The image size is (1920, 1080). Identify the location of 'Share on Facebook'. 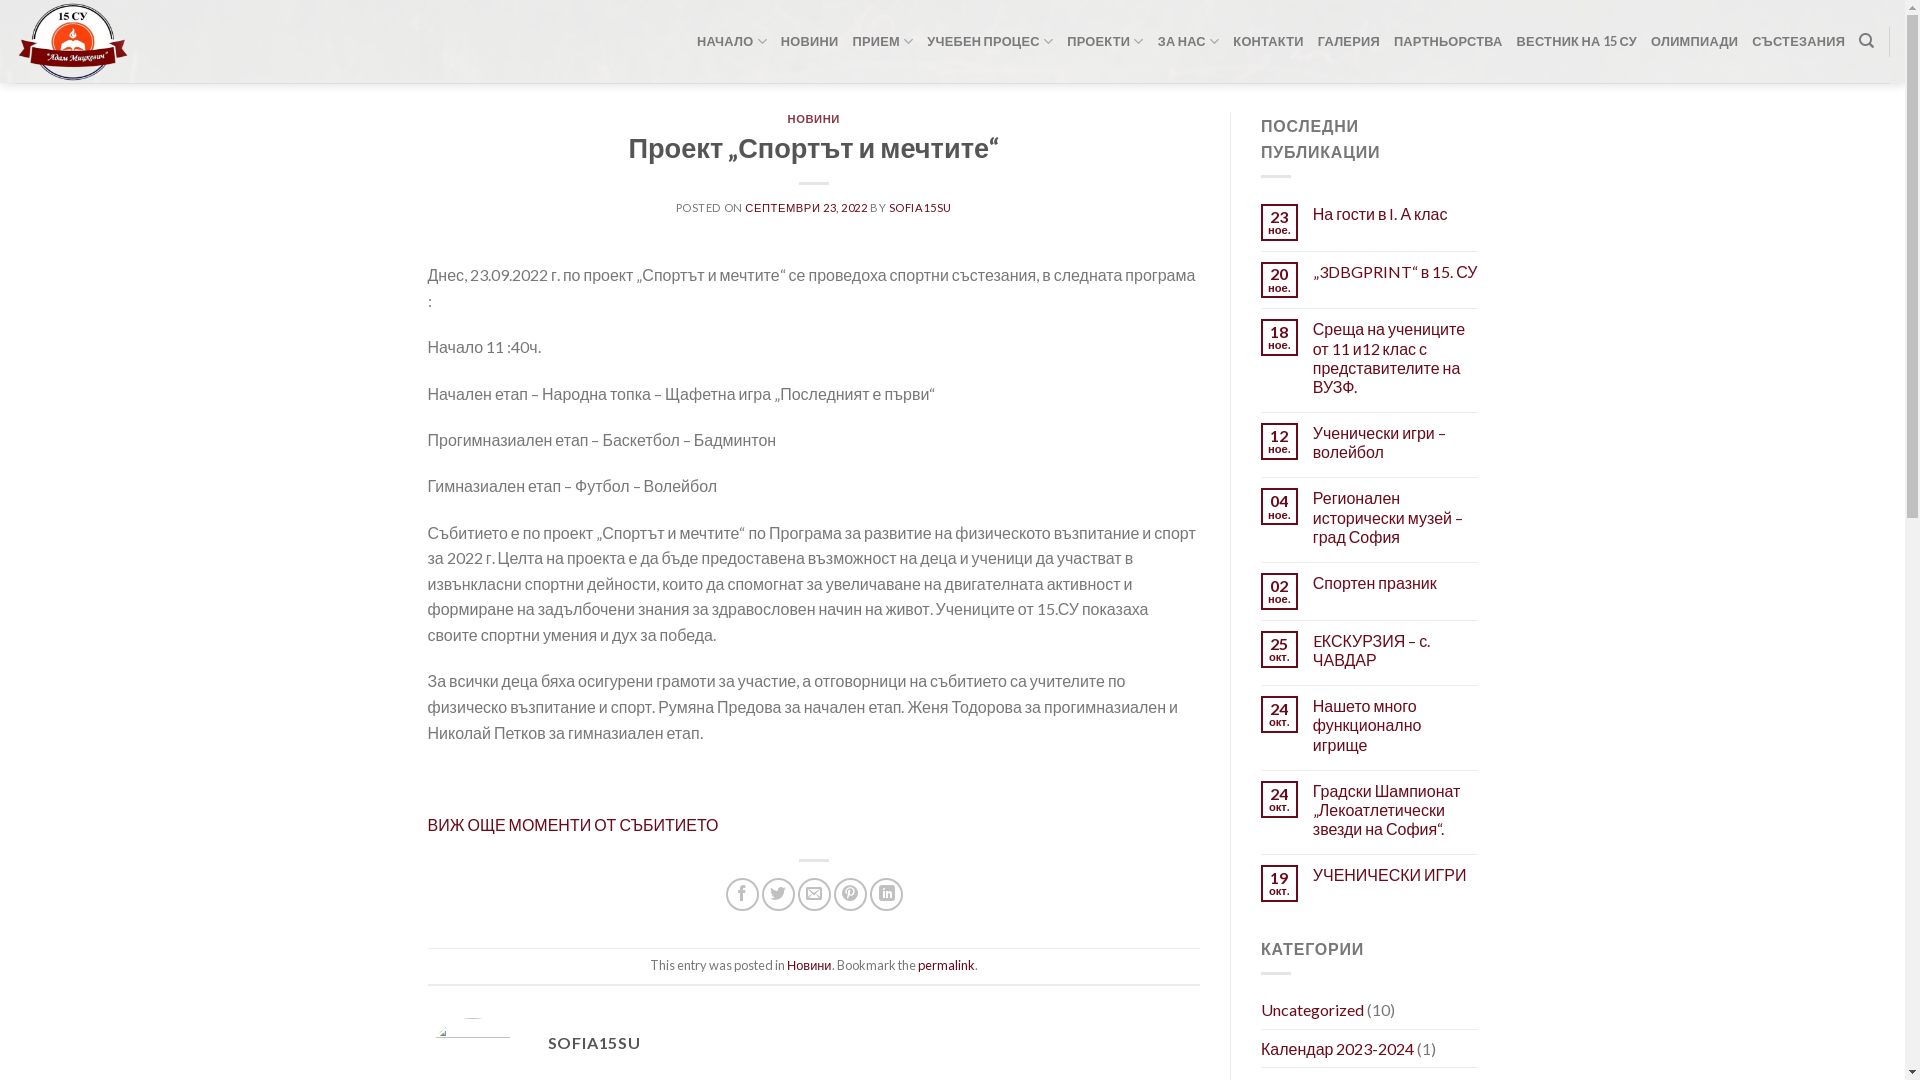
(741, 893).